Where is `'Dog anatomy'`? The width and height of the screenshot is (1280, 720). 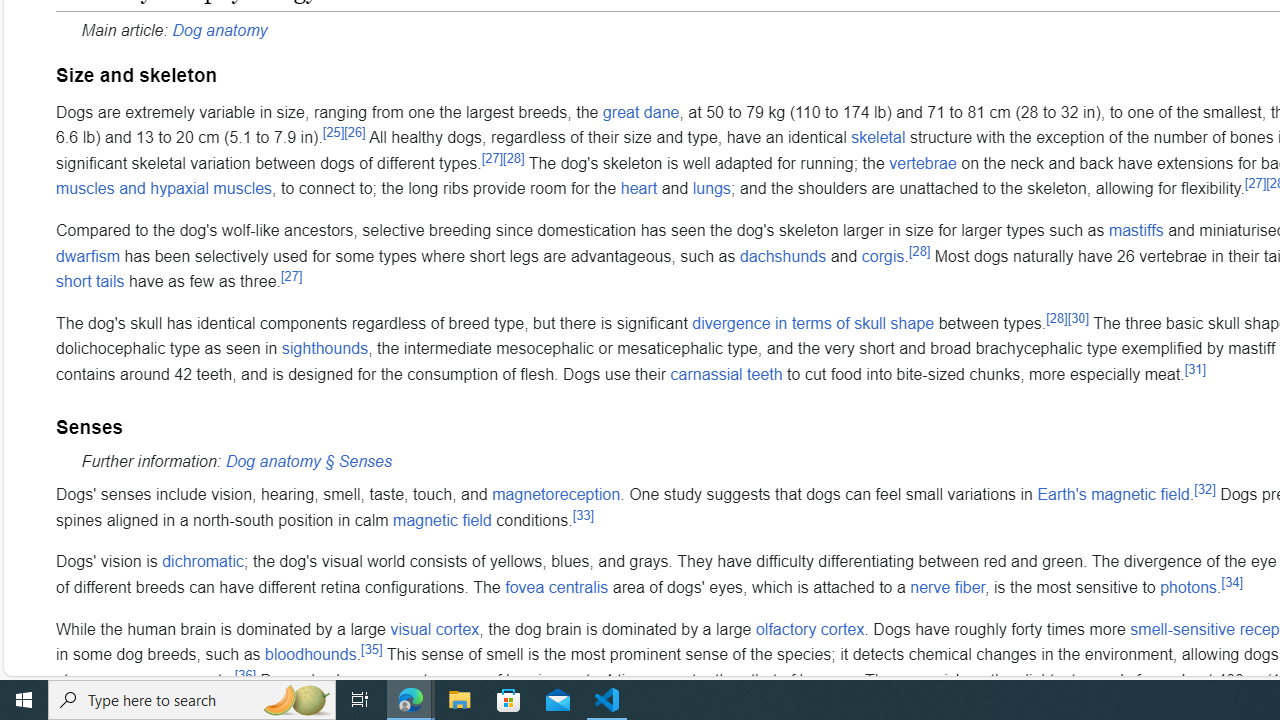 'Dog anatomy' is located at coordinates (219, 29).